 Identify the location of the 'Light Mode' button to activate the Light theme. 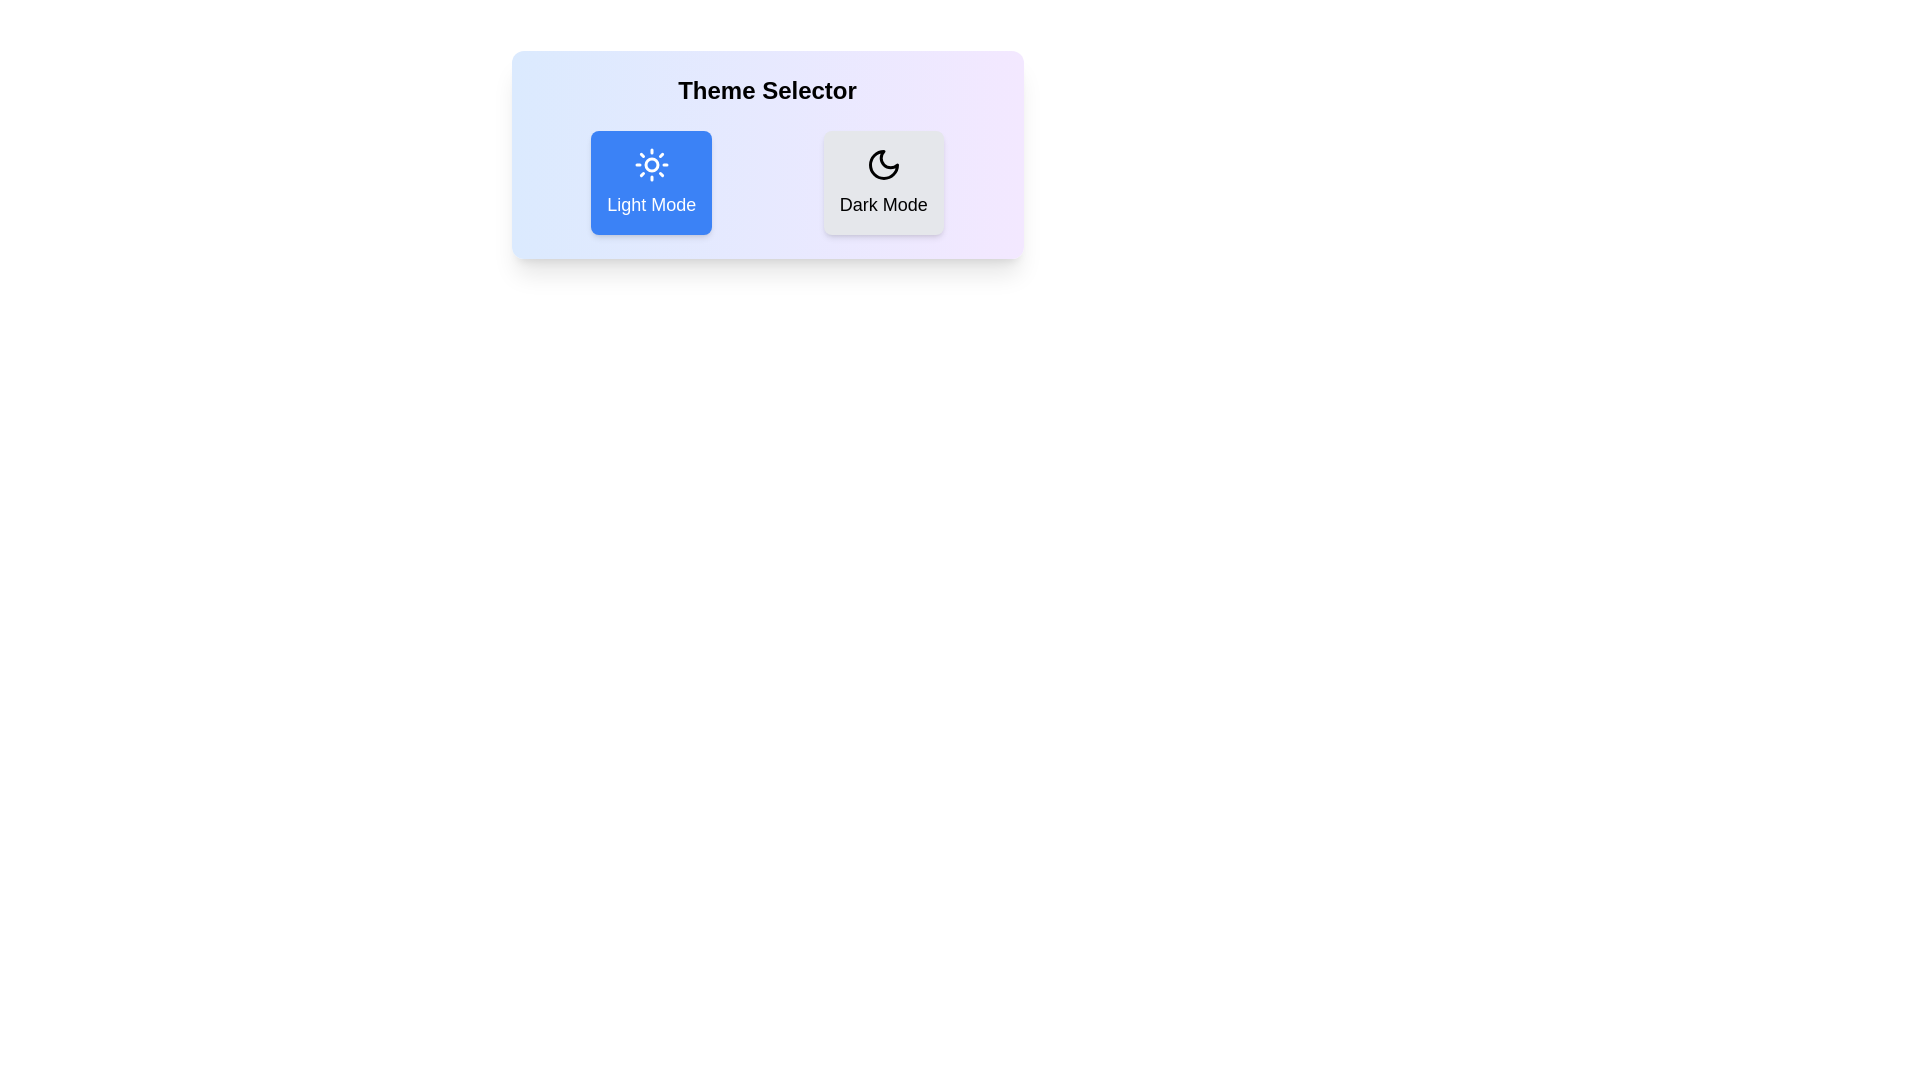
(651, 182).